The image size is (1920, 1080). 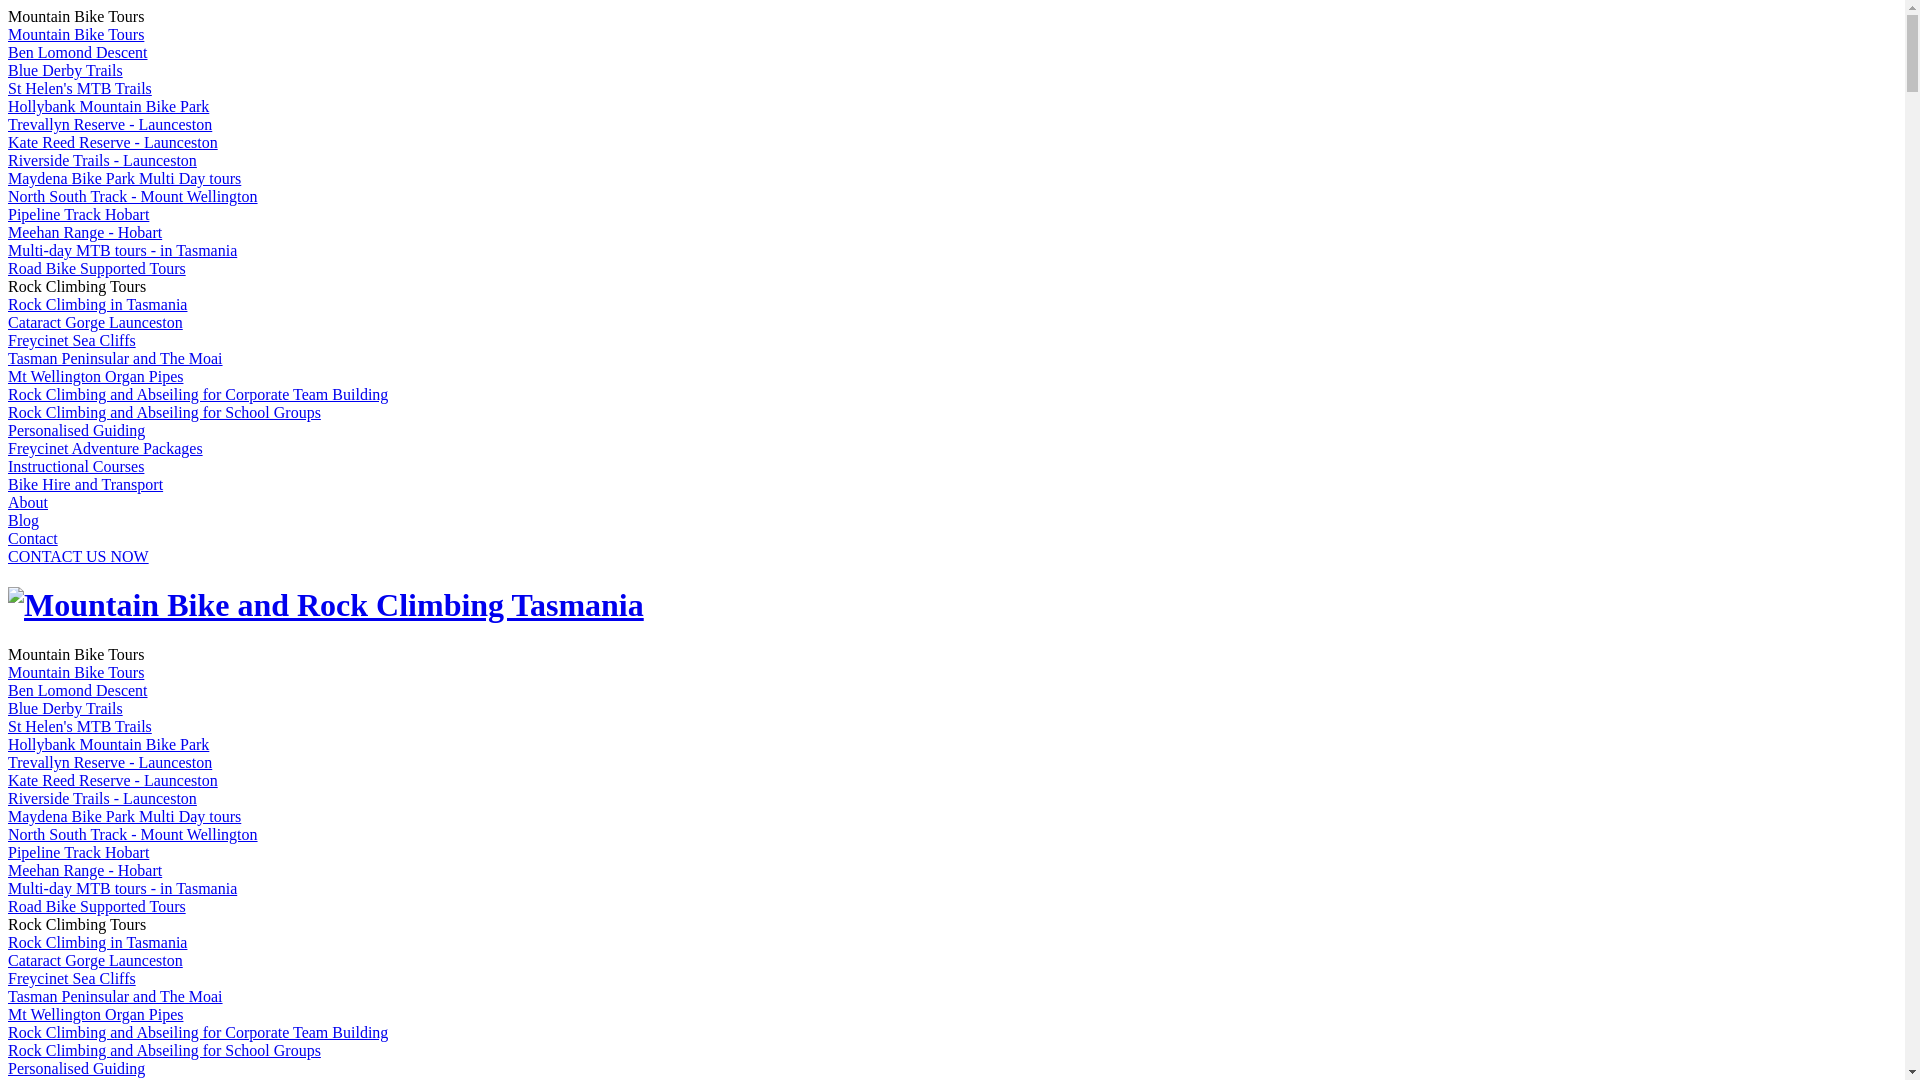 What do you see at coordinates (80, 87) in the screenshot?
I see `'St Helen's MTB Trails'` at bounding box center [80, 87].